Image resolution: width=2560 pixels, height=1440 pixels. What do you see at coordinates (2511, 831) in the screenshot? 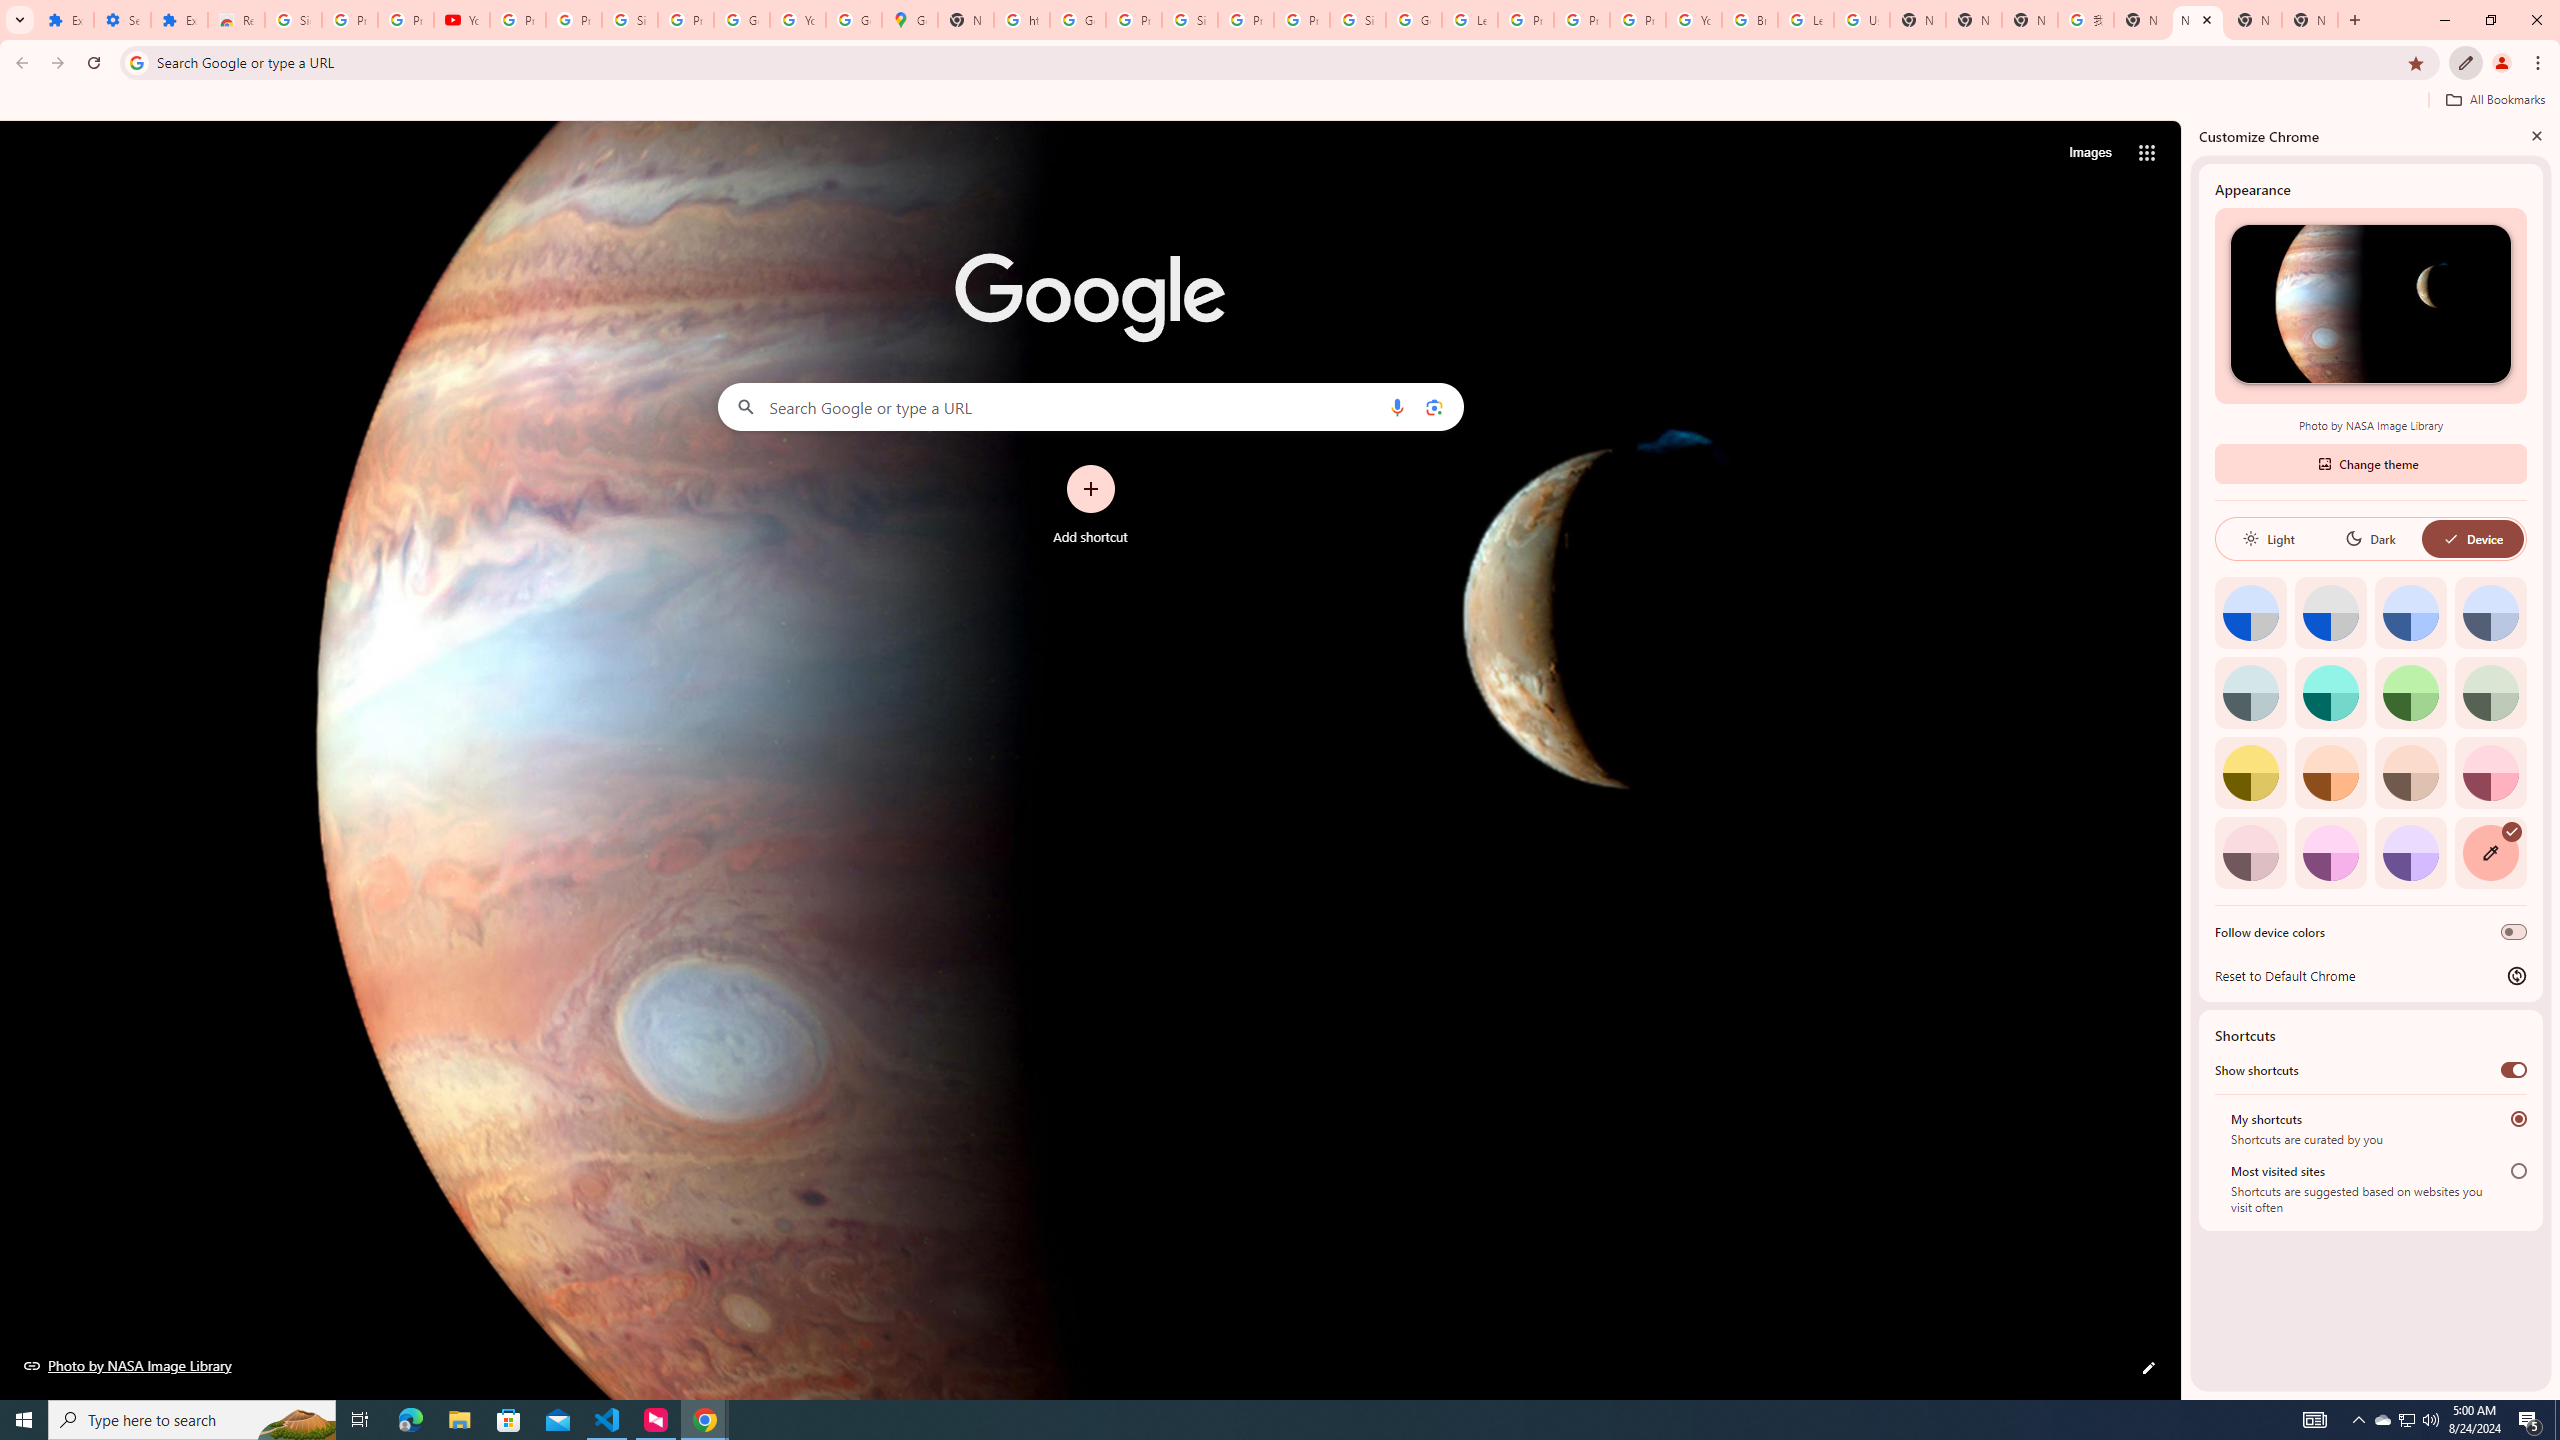
I see `'AutomationID: svg'` at bounding box center [2511, 831].